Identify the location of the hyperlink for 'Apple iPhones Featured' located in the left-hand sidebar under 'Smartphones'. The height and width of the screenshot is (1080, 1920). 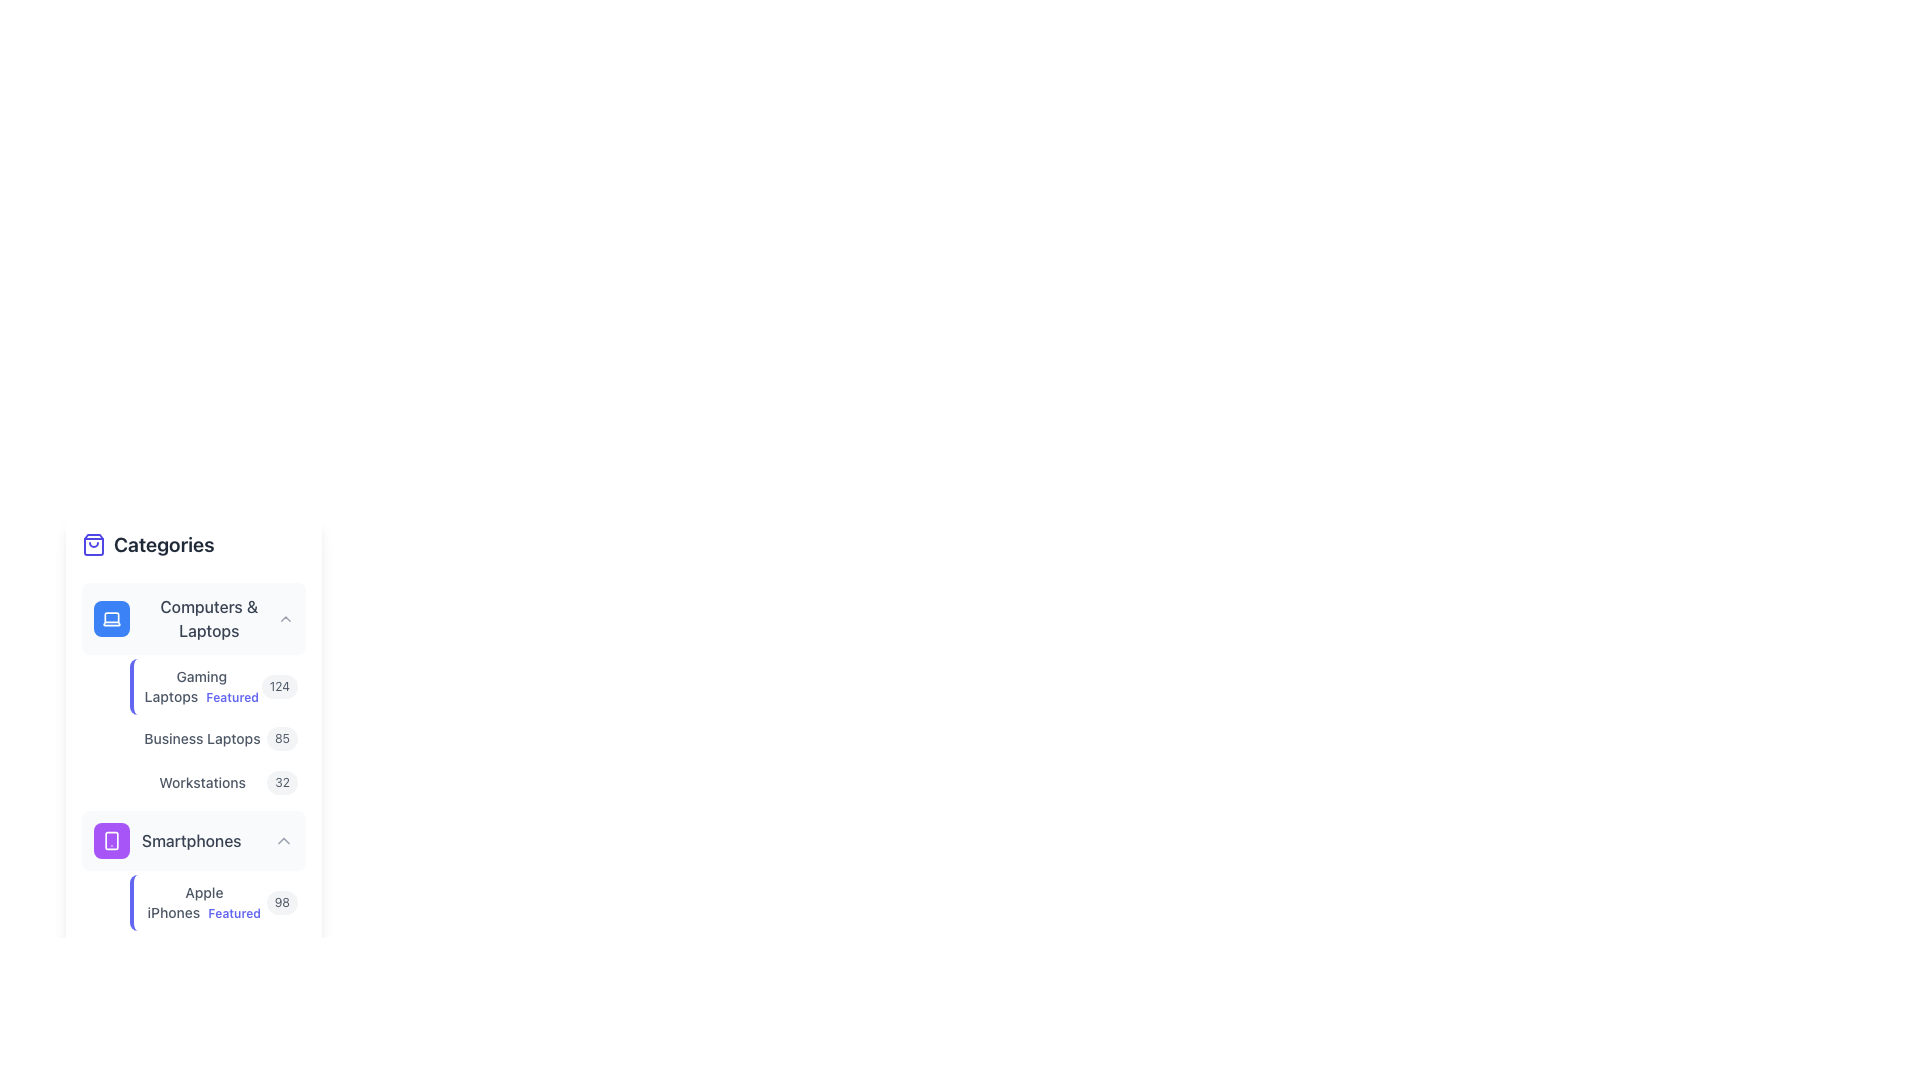
(204, 902).